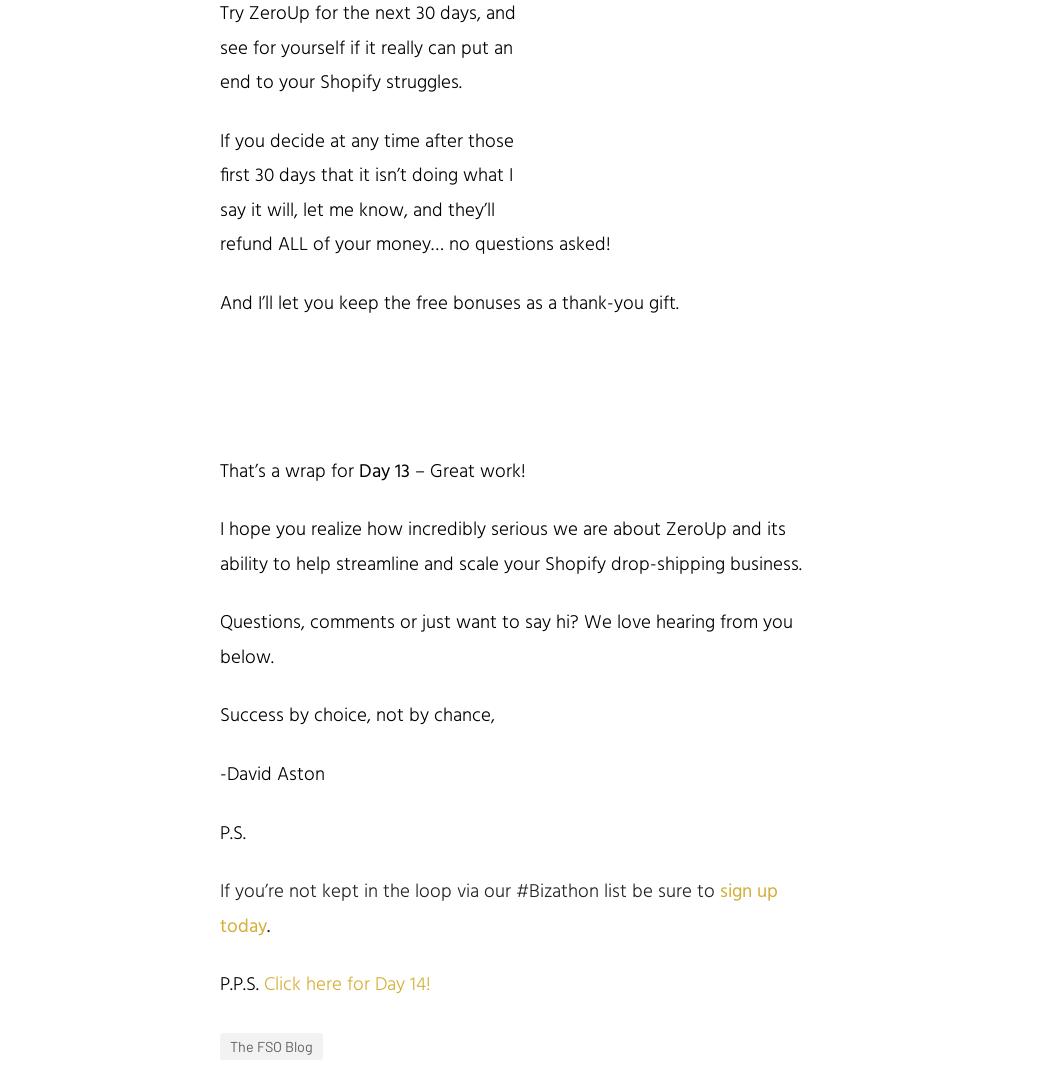 This screenshot has width=1050, height=1078. What do you see at coordinates (497, 908) in the screenshot?
I see `'sign up today'` at bounding box center [497, 908].